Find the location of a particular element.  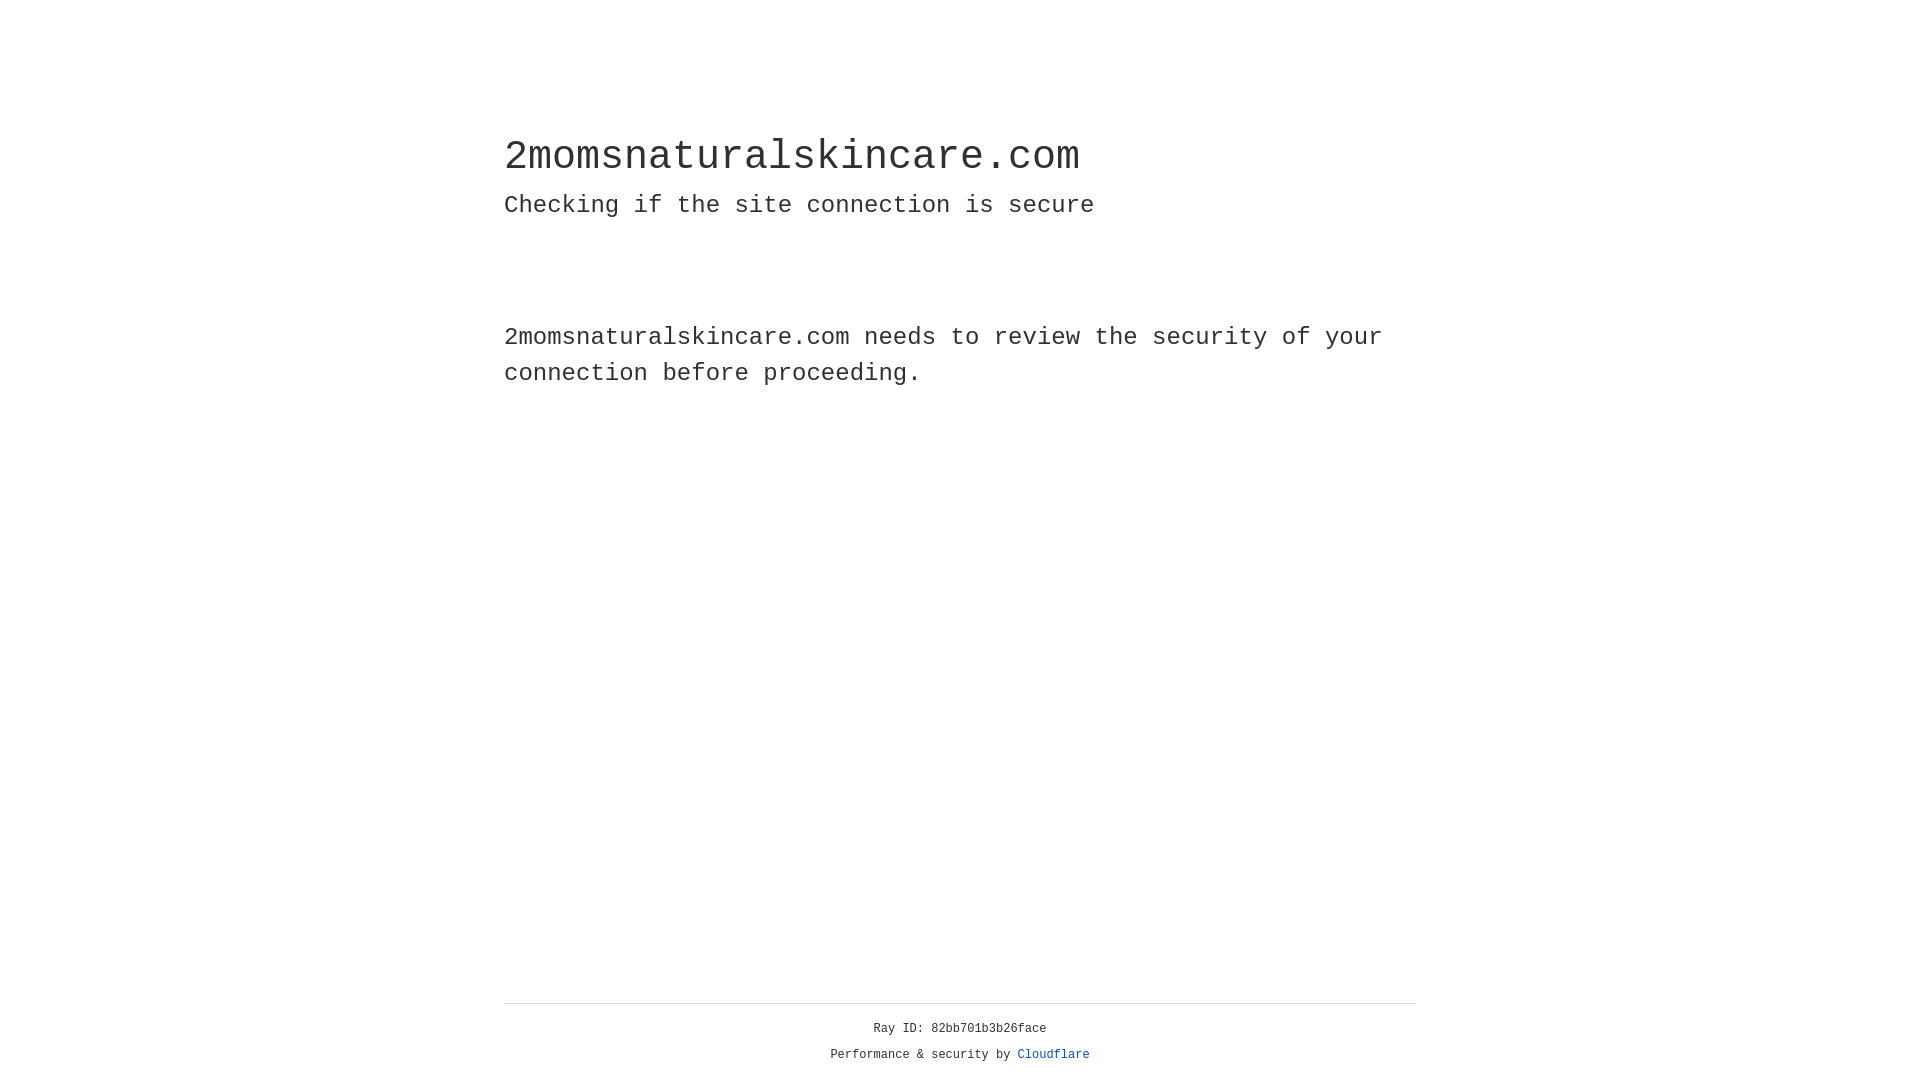

'Cloudflare' is located at coordinates (1017, 1054).